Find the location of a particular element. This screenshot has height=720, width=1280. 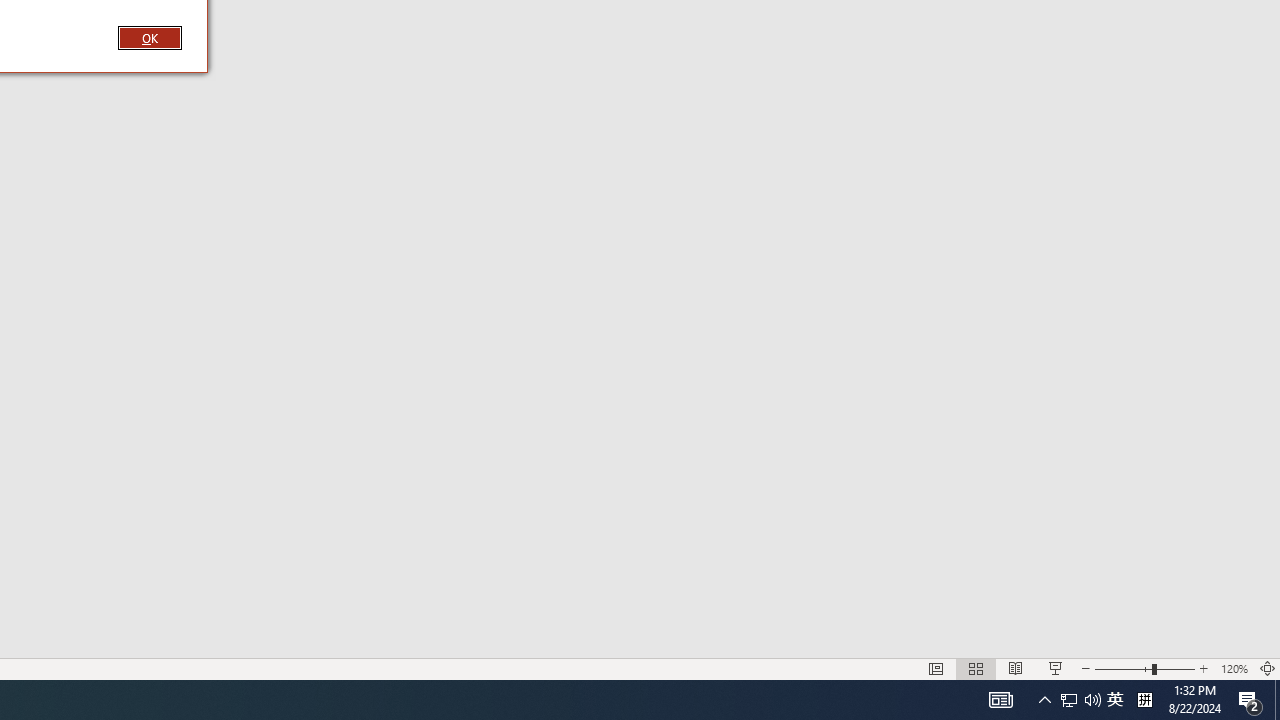

'OK' is located at coordinates (148, 37).